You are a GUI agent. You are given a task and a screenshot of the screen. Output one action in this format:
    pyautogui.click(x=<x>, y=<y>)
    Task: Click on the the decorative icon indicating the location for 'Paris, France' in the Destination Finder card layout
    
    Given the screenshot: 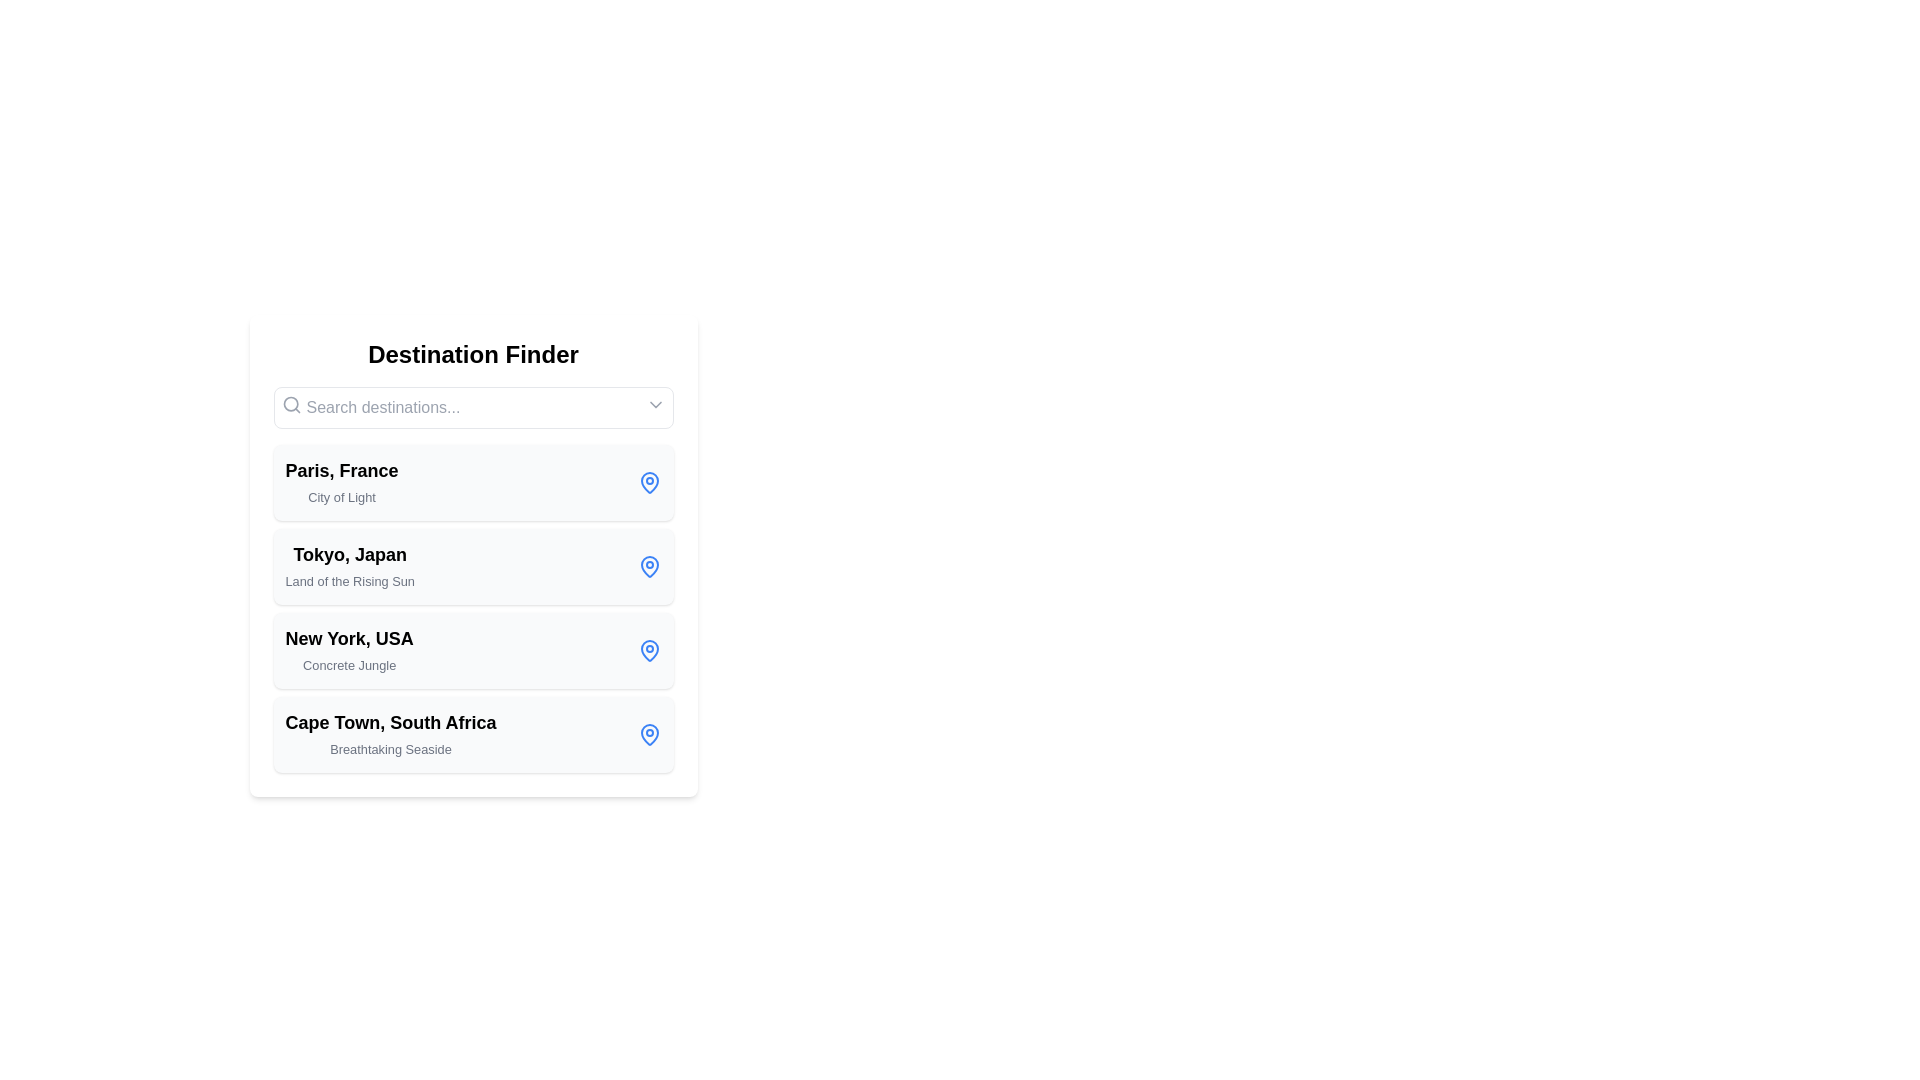 What is the action you would take?
    pyautogui.click(x=649, y=482)
    